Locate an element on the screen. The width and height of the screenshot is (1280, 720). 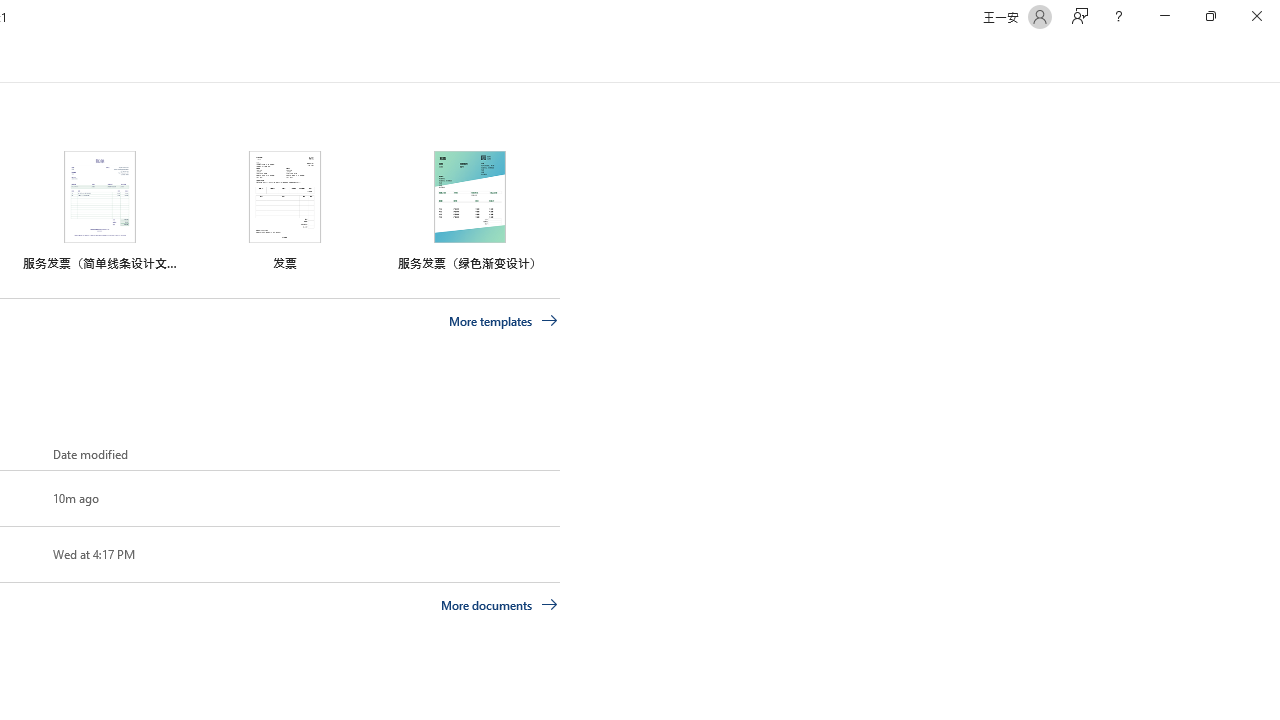
'Restore Down' is located at coordinates (1209, 16).